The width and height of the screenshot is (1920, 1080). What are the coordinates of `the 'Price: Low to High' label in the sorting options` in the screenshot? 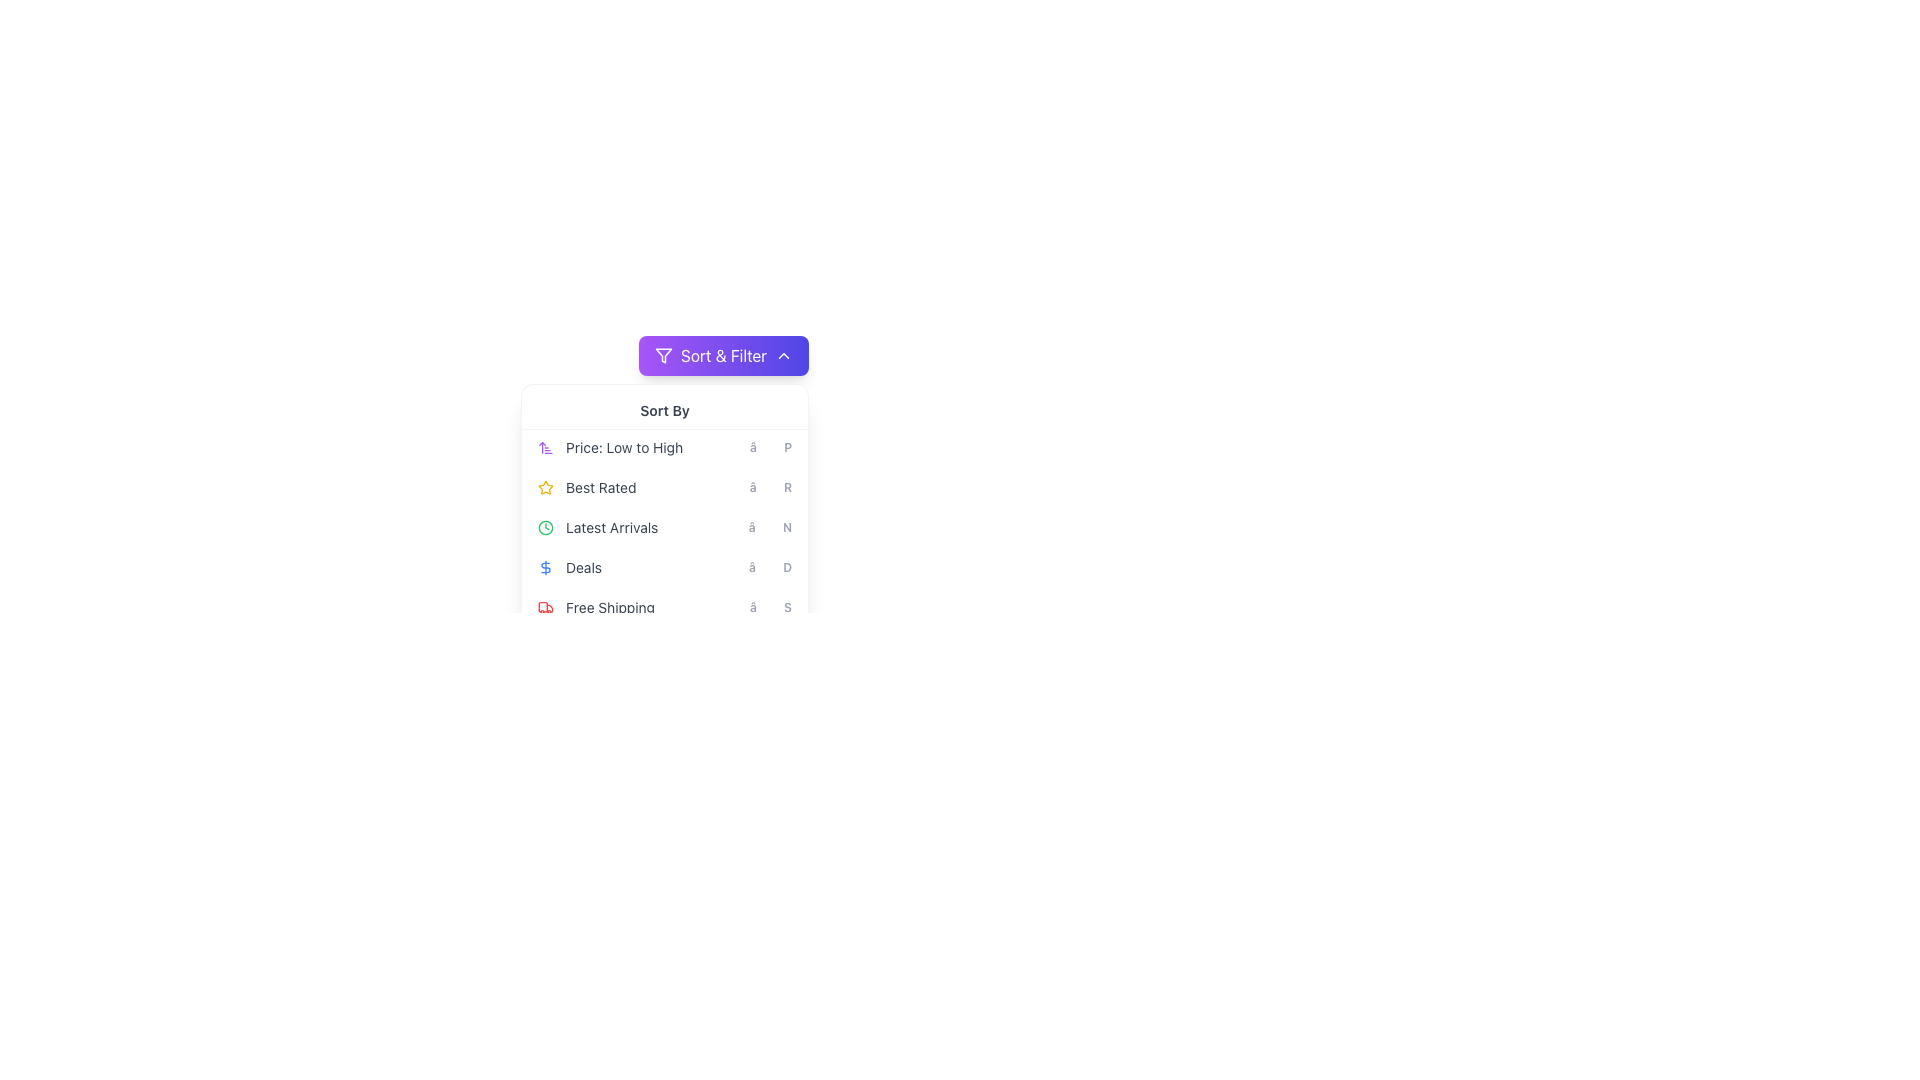 It's located at (623, 446).